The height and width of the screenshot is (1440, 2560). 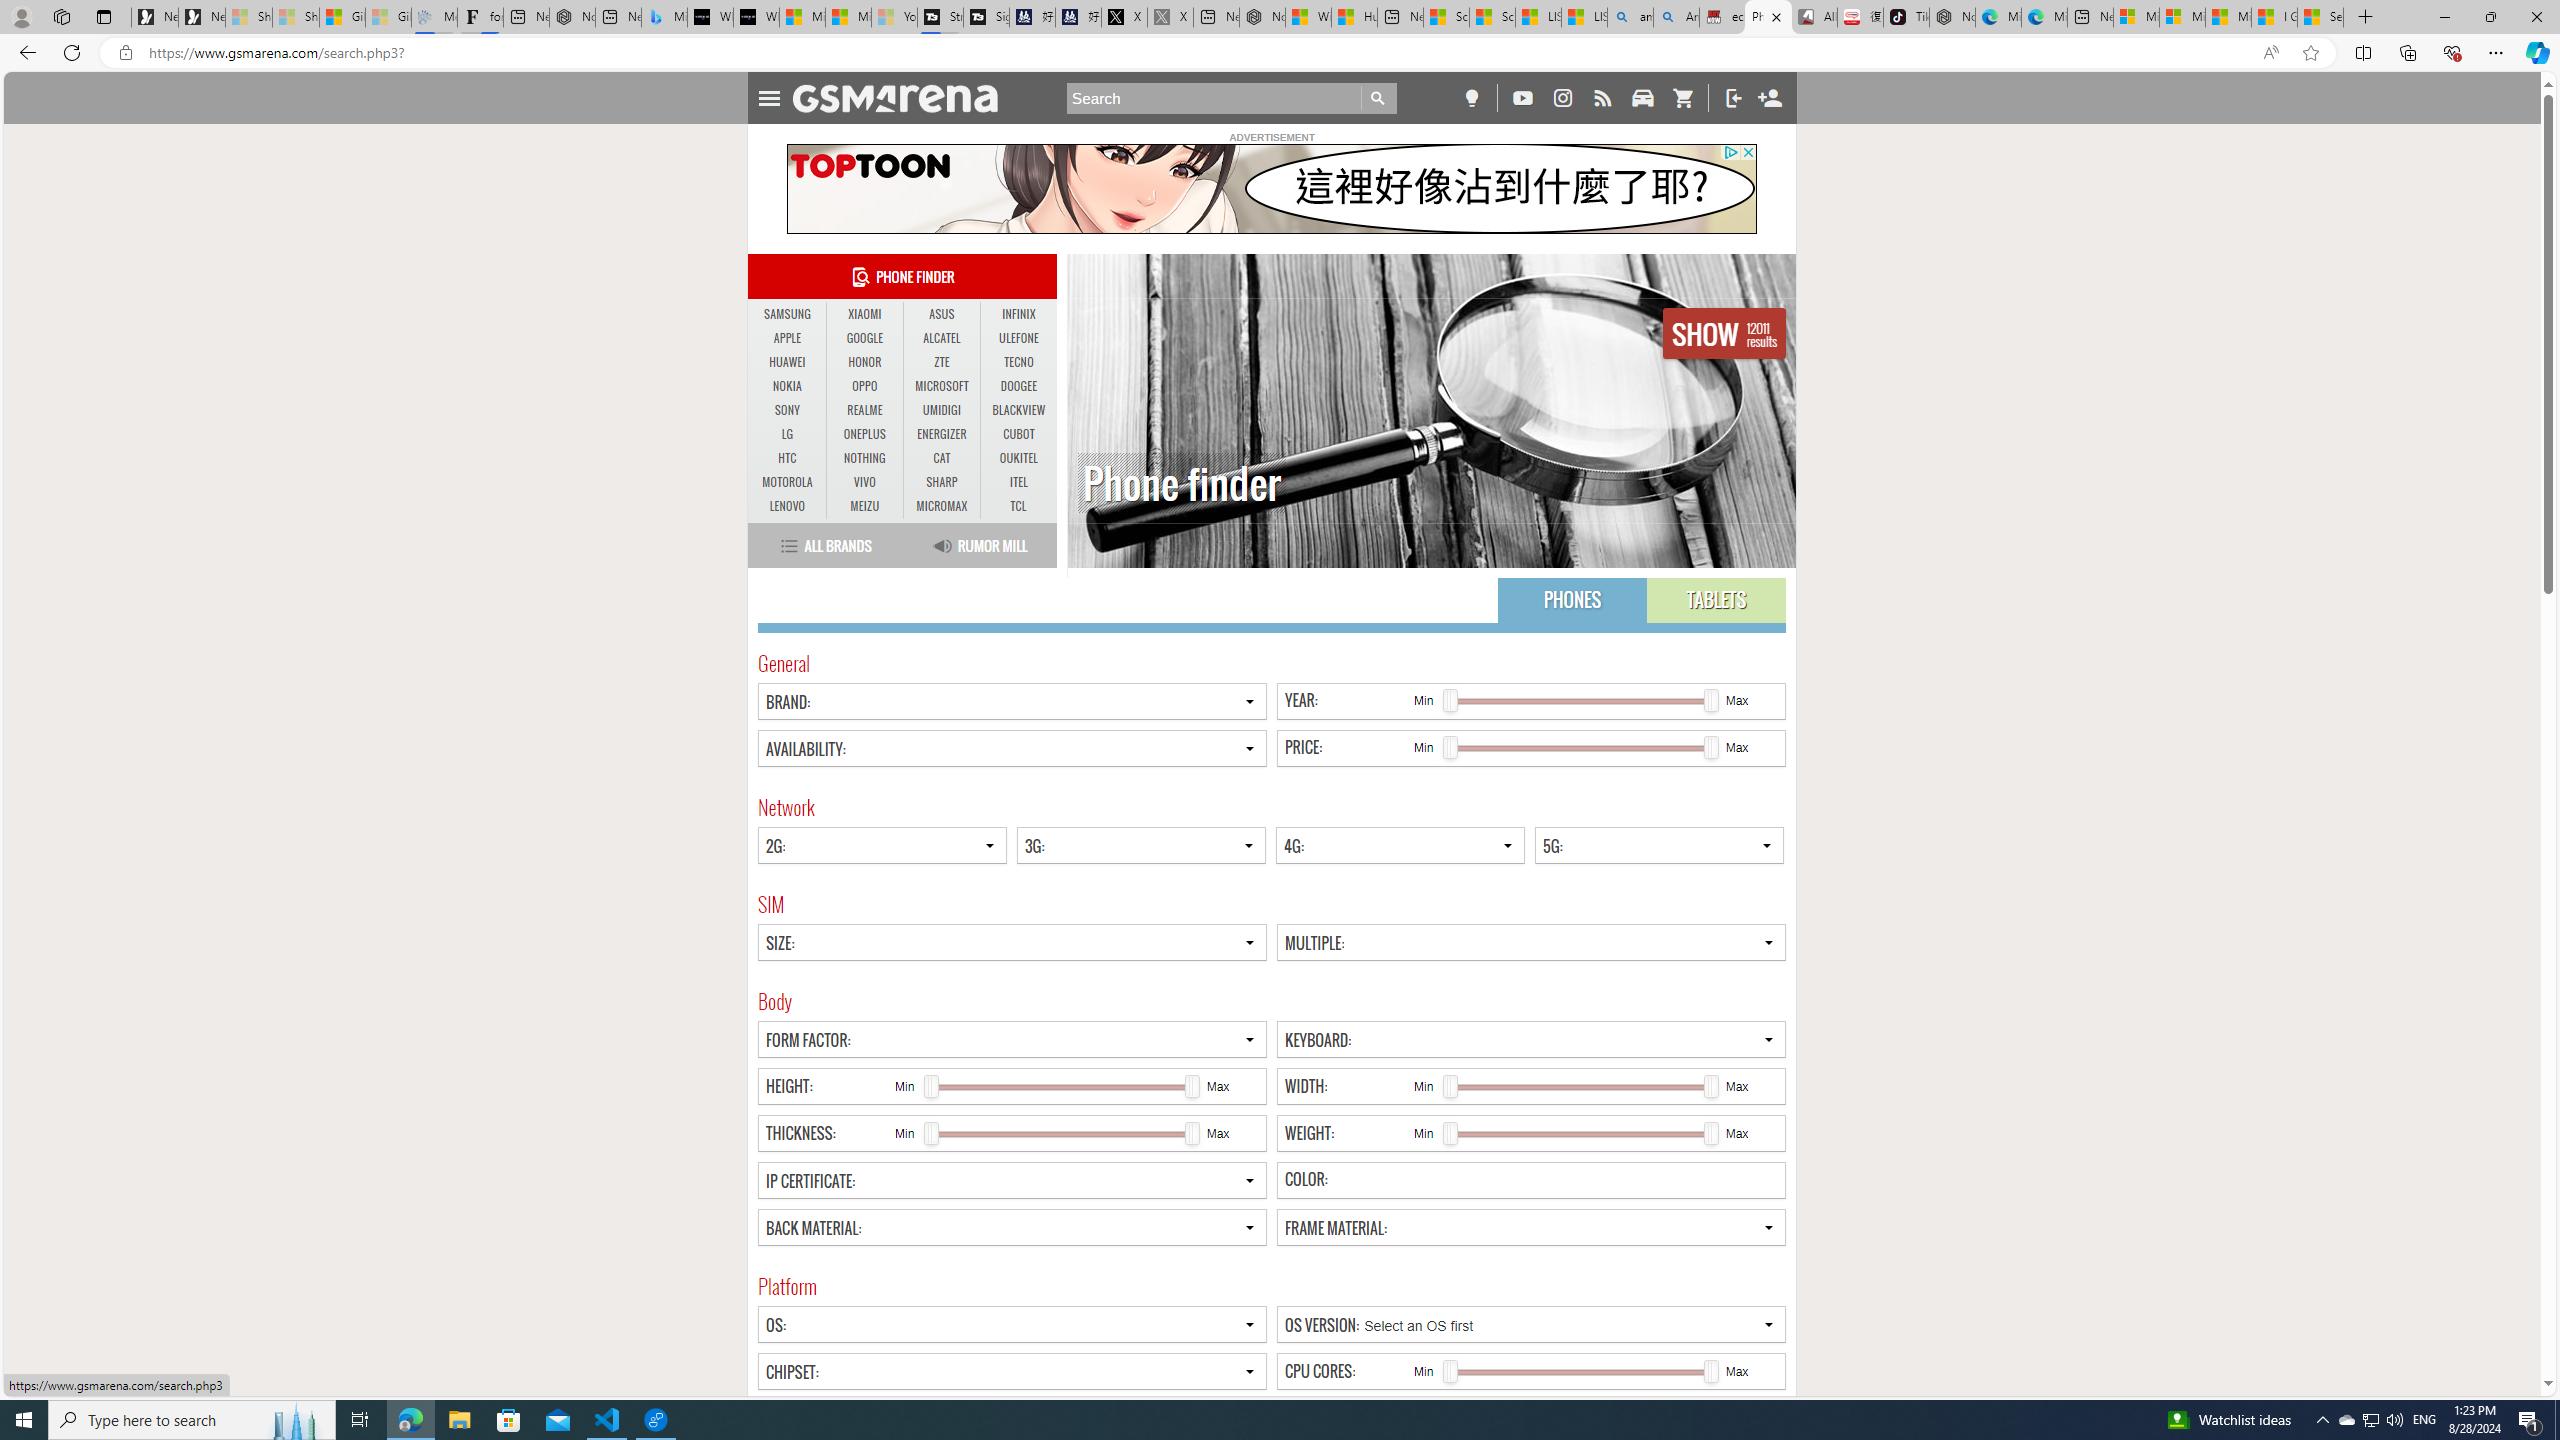 I want to click on 'BLACKVIEW', so click(x=1018, y=409).